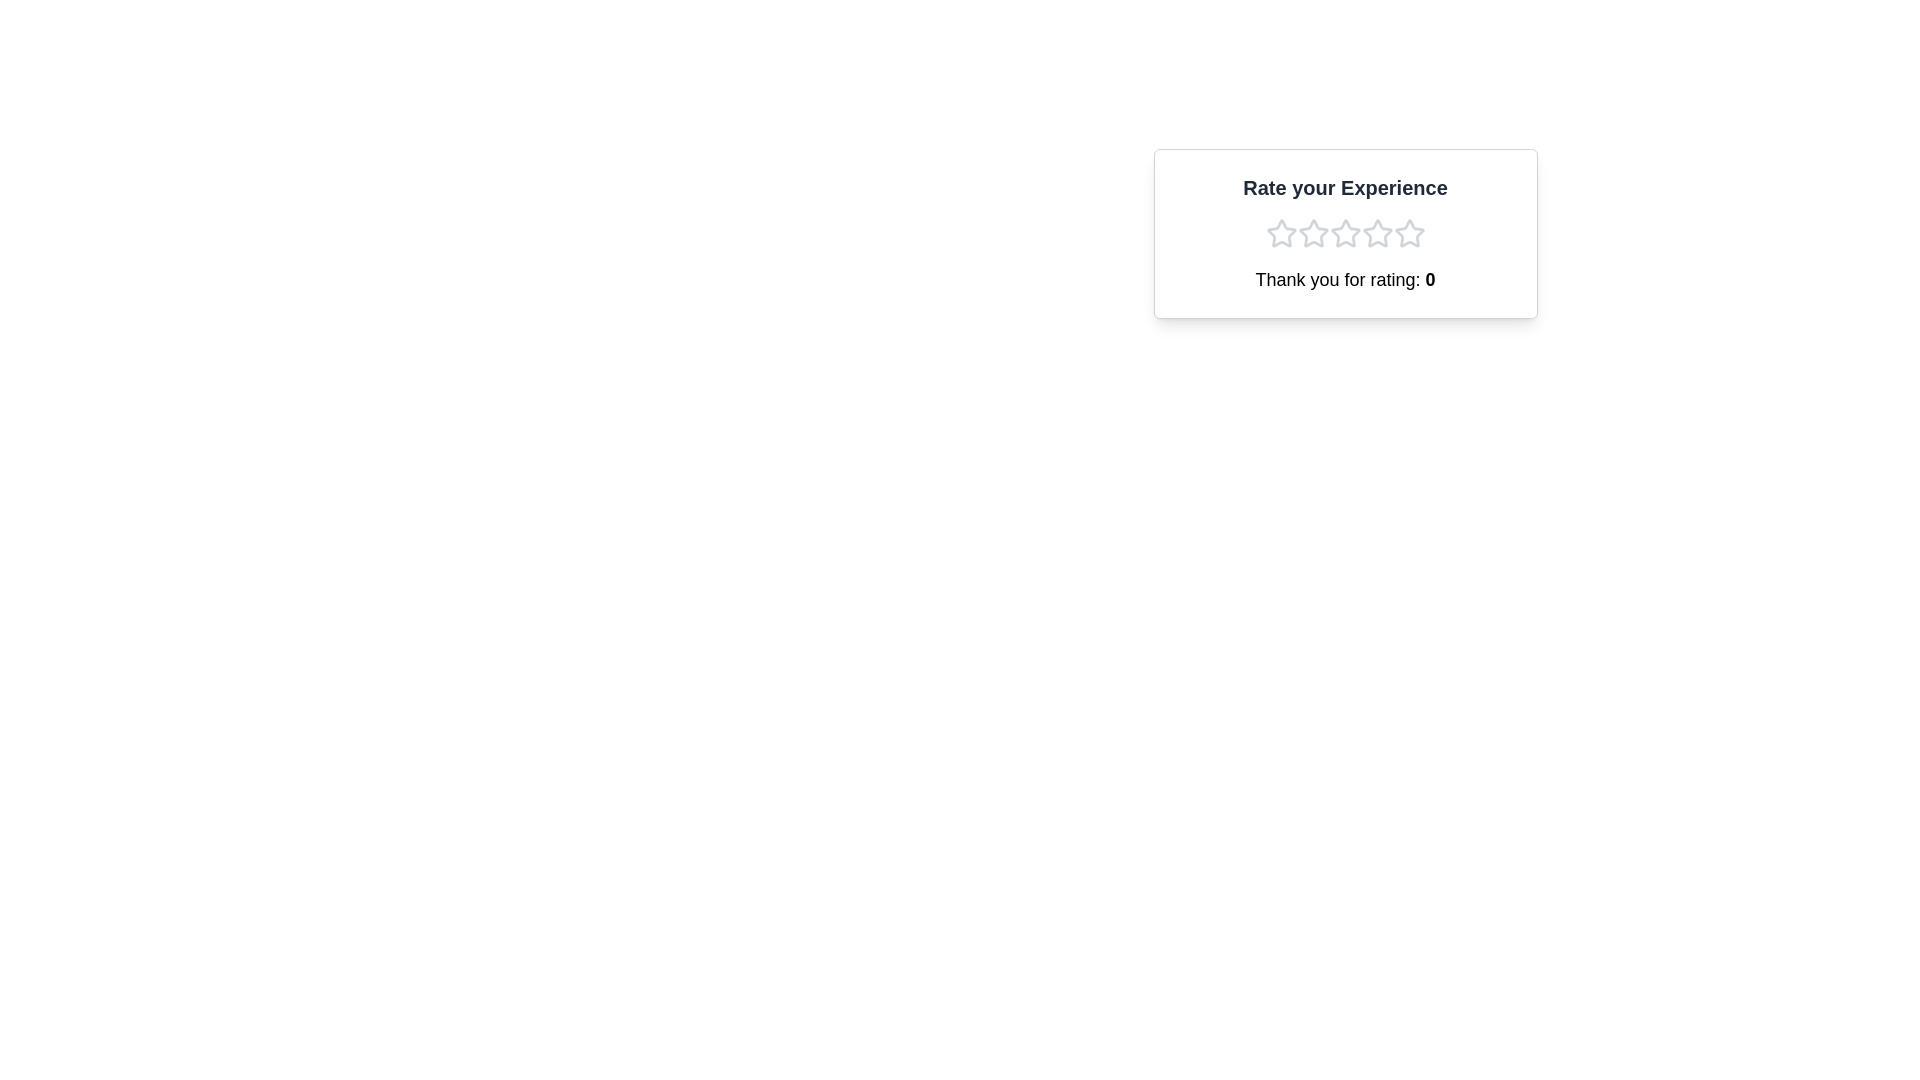  Describe the element at coordinates (1345, 232) in the screenshot. I see `the third star in the five-star rating row` at that location.